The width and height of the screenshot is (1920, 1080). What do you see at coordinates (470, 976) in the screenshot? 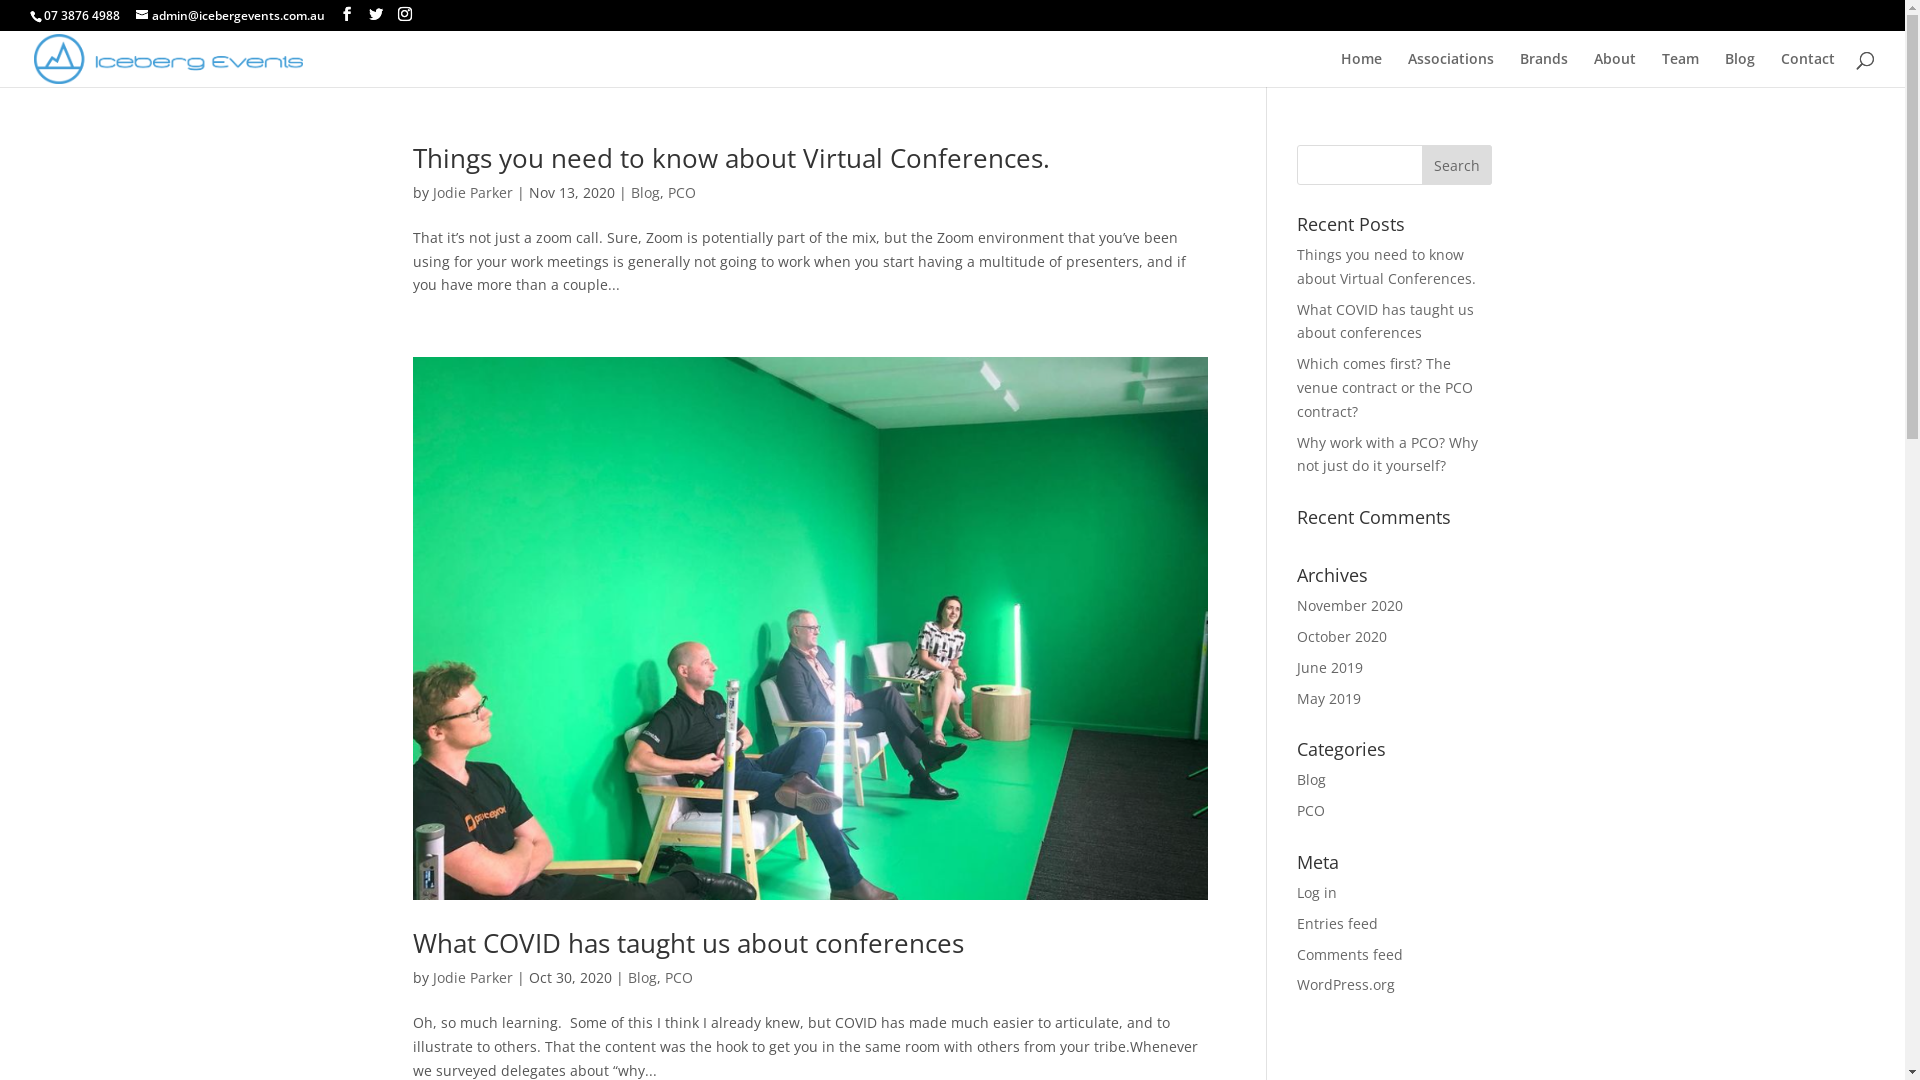
I see `'Jodie Parker'` at bounding box center [470, 976].